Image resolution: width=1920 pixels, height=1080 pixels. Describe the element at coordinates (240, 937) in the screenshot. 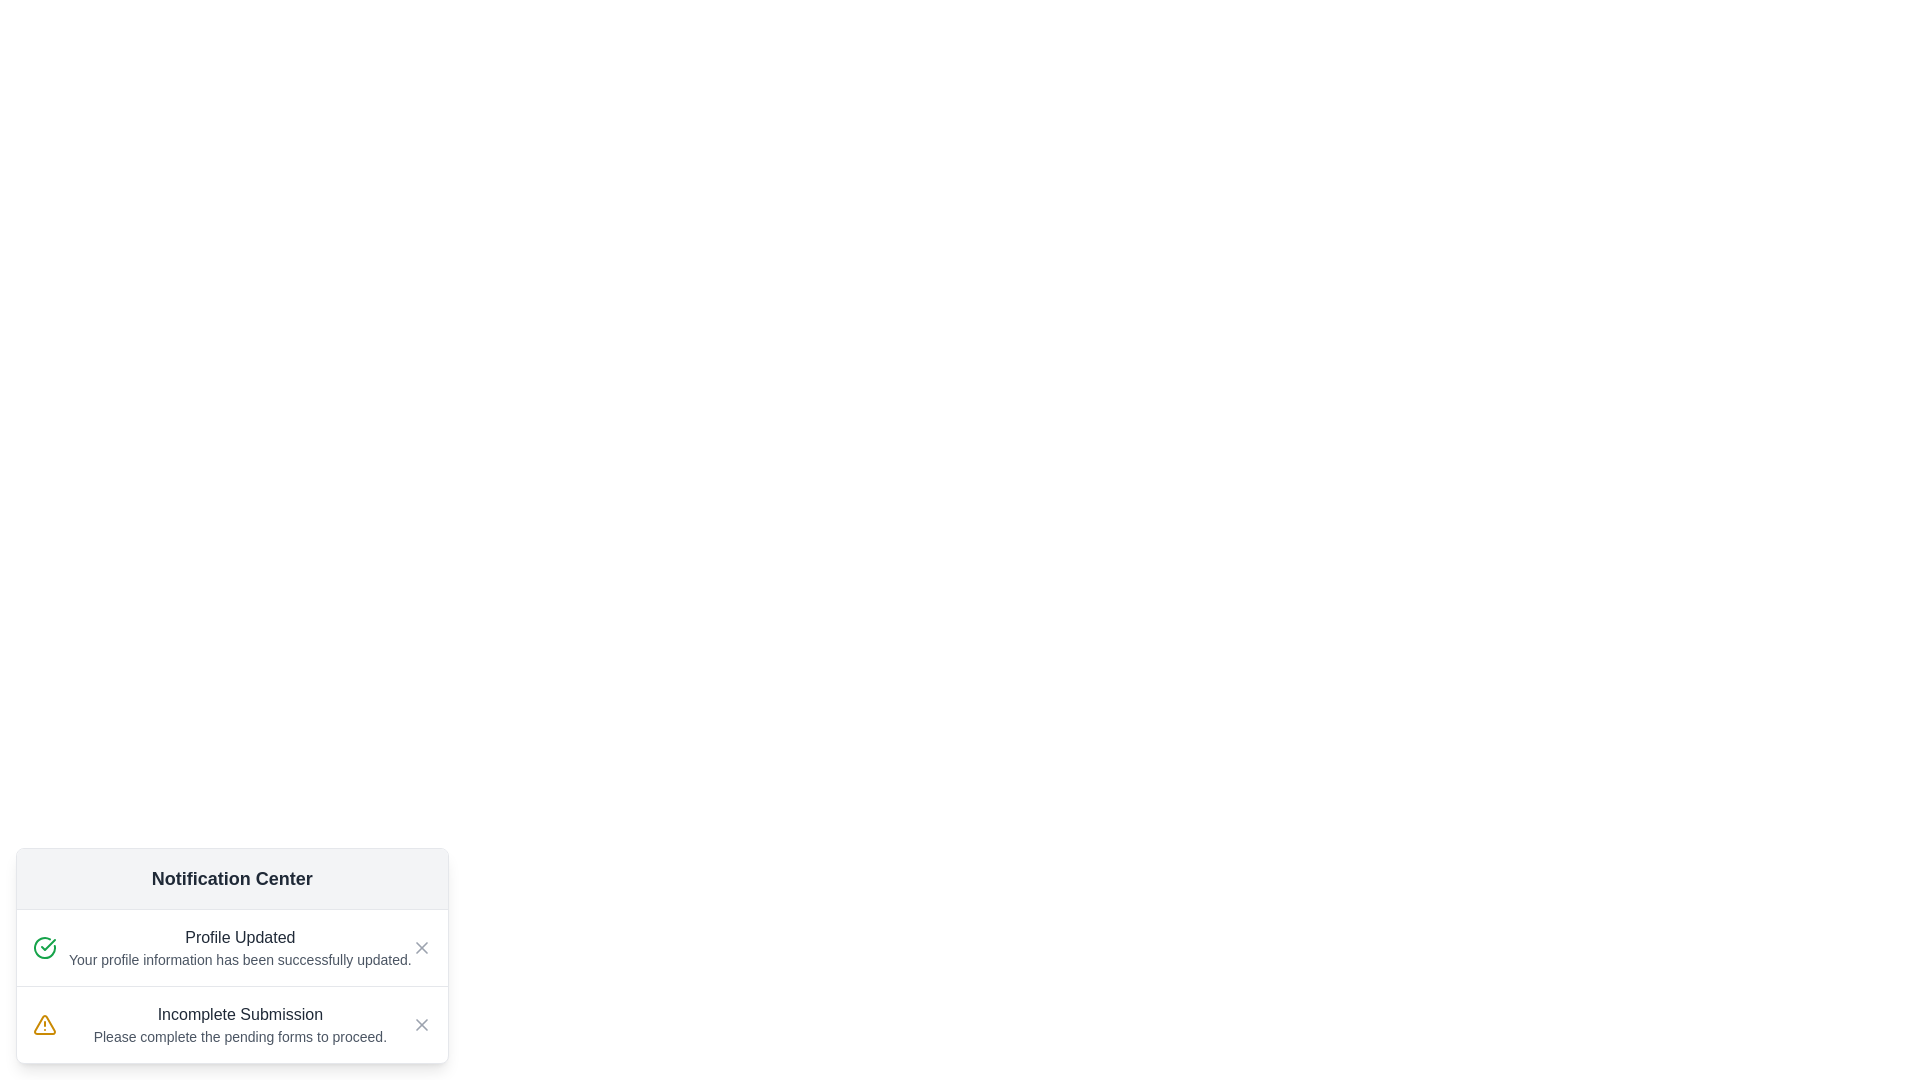

I see `the text label that displays 'Profile Updated' in the Notification Center, which is styled in dark gray and positioned above the explanatory text` at that location.